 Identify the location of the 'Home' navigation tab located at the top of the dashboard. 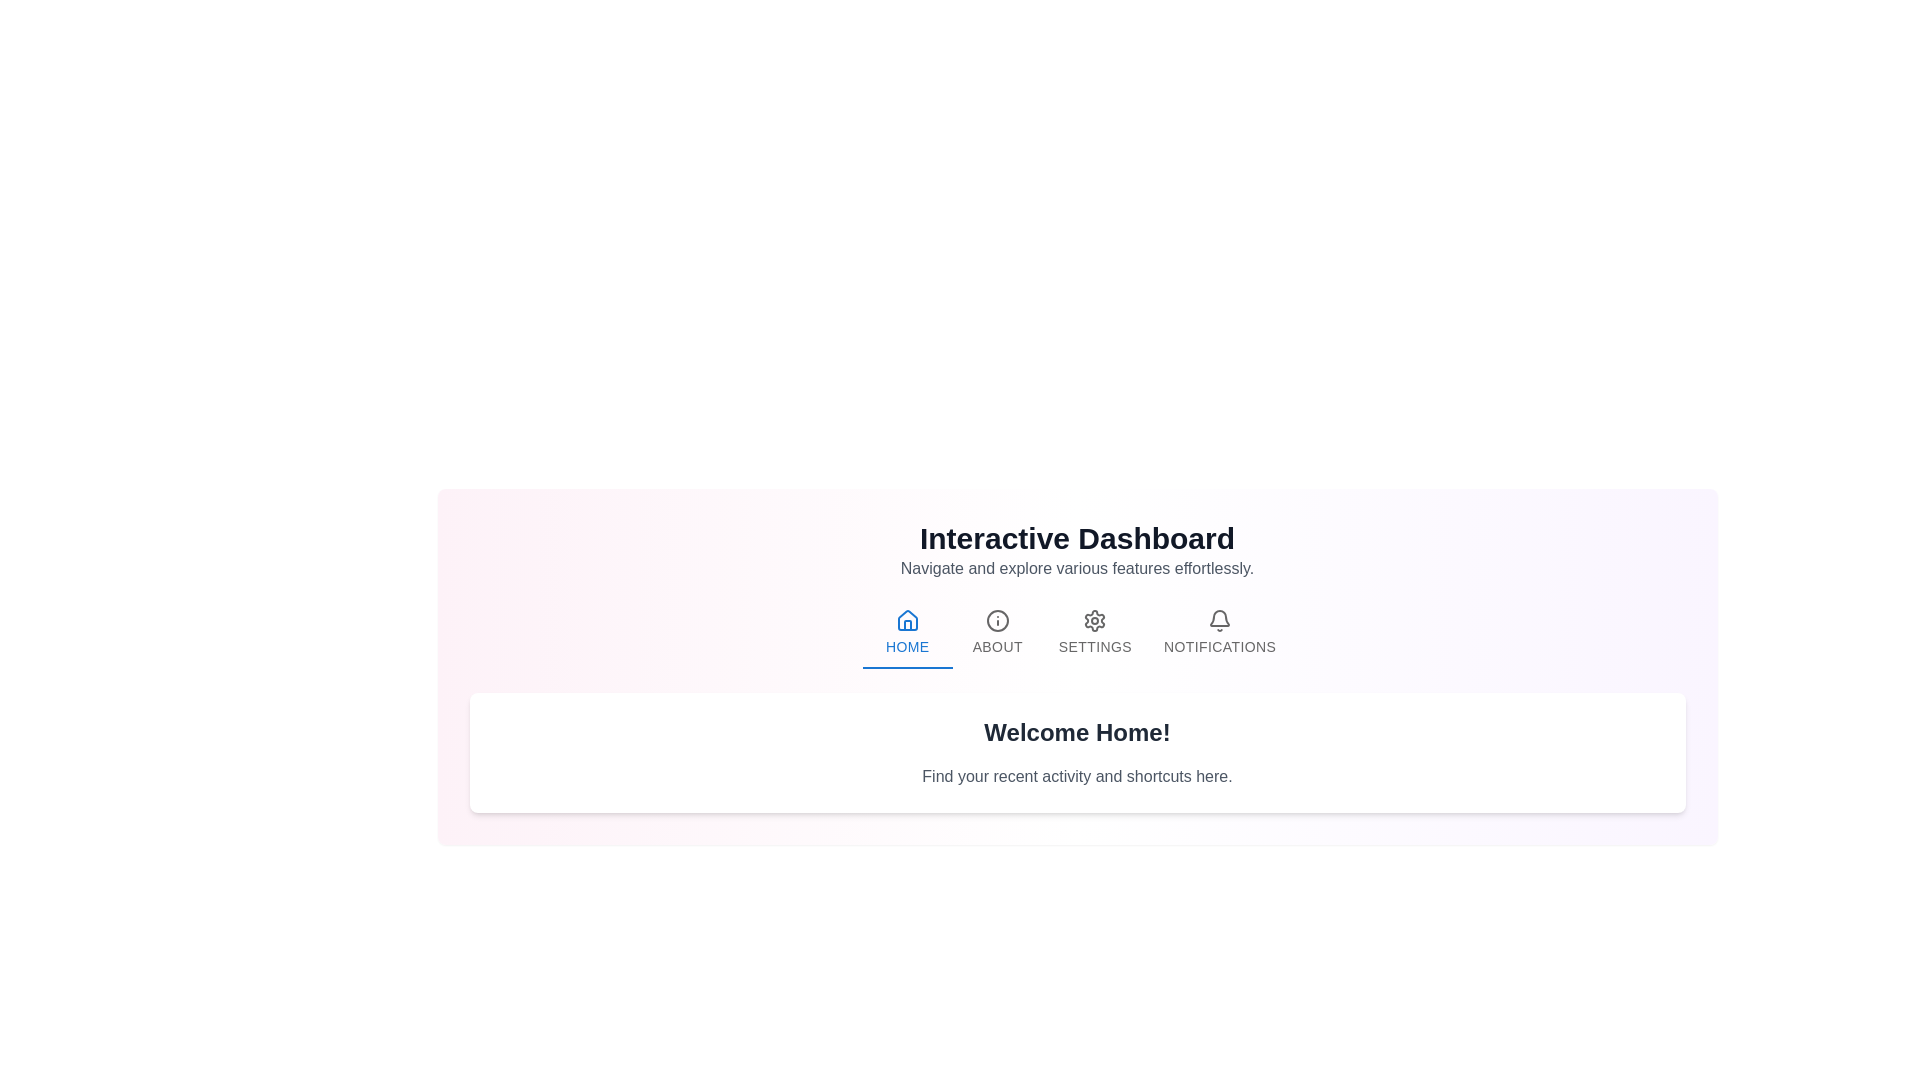
(906, 632).